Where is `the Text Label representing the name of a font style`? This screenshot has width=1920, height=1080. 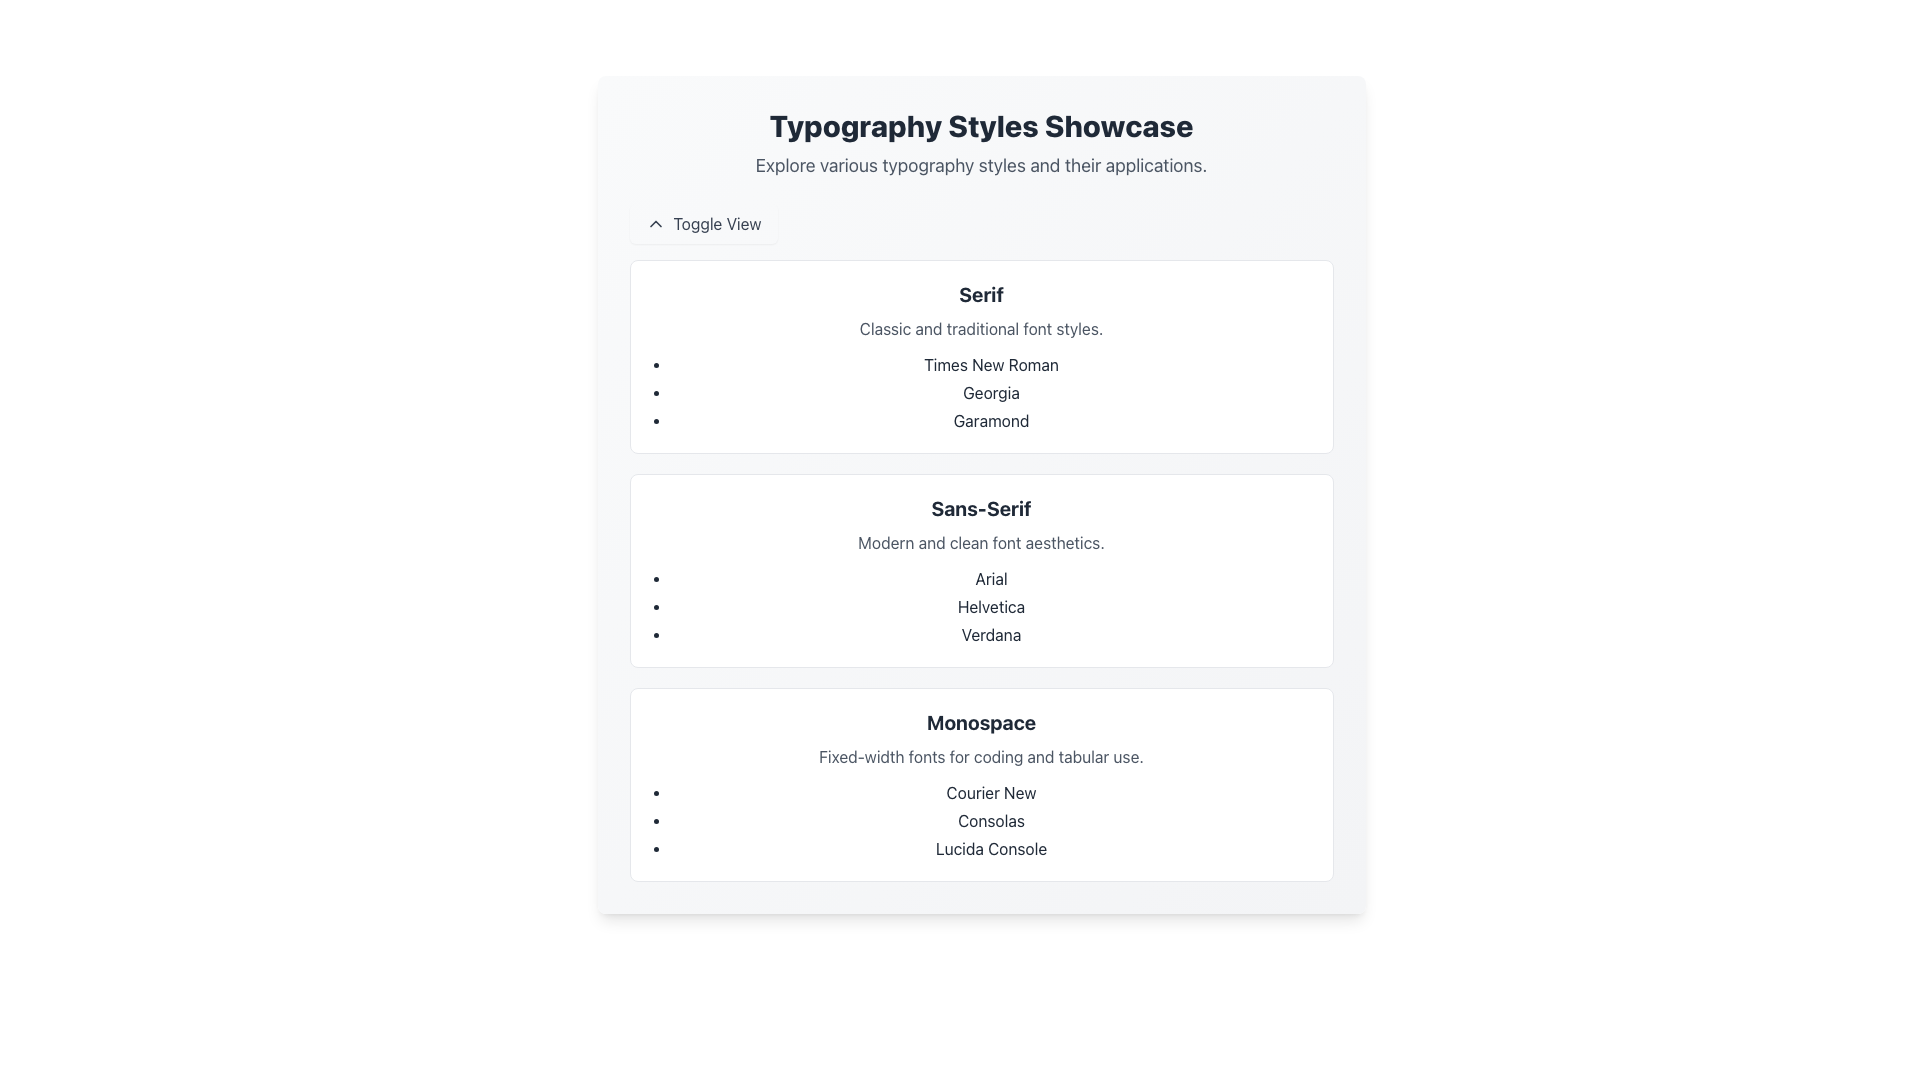
the Text Label representing the name of a font style is located at coordinates (991, 419).